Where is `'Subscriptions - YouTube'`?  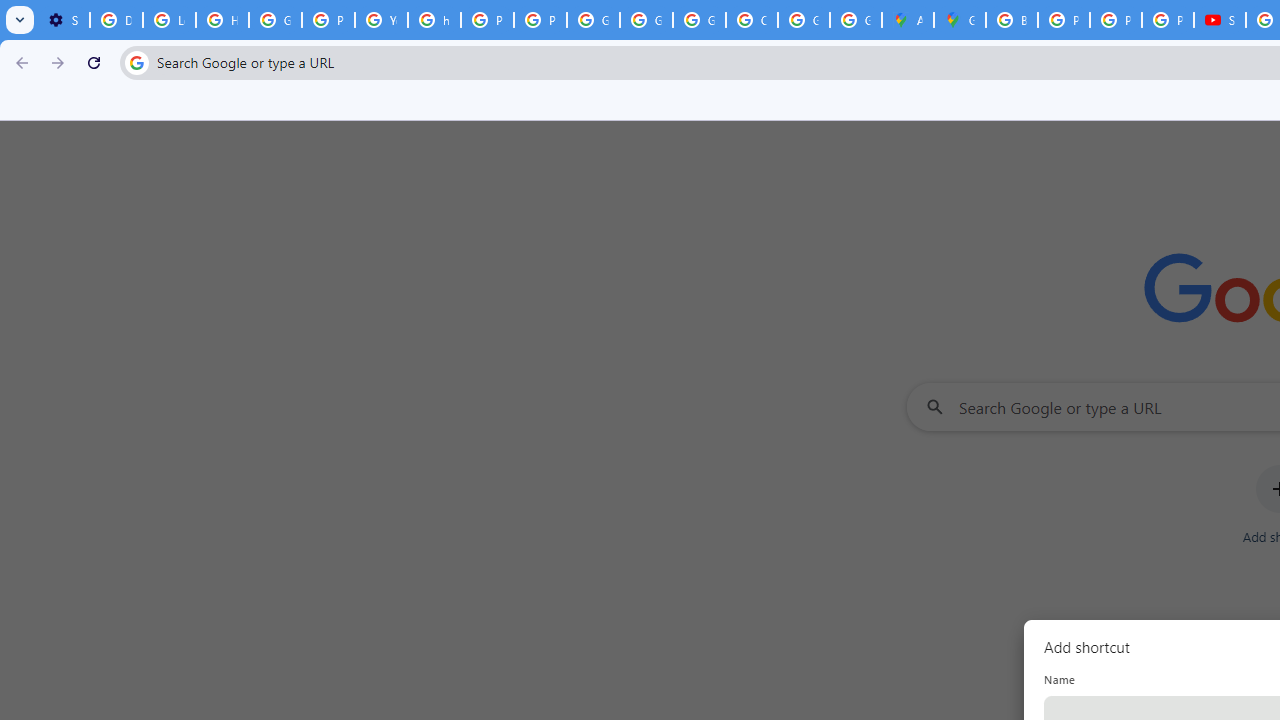
'Subscriptions - YouTube' is located at coordinates (1218, 20).